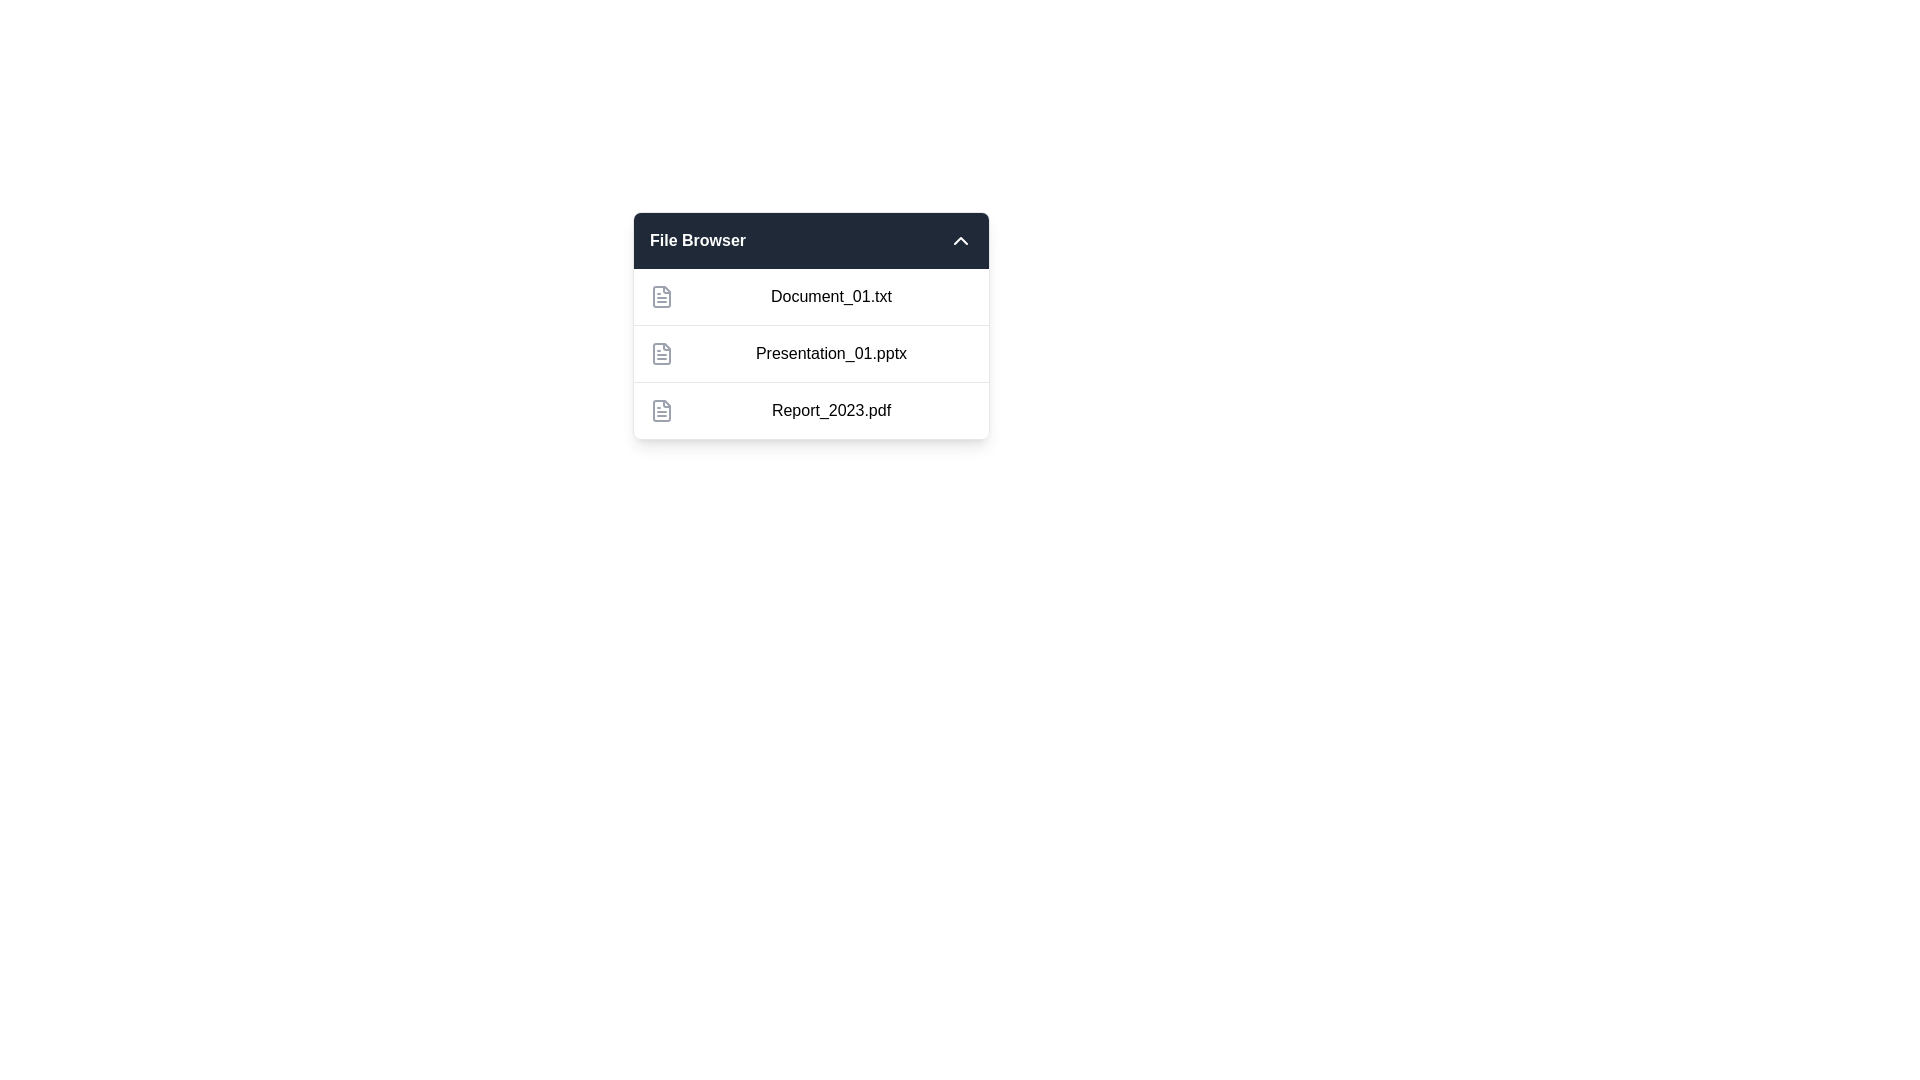 This screenshot has height=1080, width=1920. Describe the element at coordinates (811, 297) in the screenshot. I see `the file name Document_01.txt to highlight its text` at that location.